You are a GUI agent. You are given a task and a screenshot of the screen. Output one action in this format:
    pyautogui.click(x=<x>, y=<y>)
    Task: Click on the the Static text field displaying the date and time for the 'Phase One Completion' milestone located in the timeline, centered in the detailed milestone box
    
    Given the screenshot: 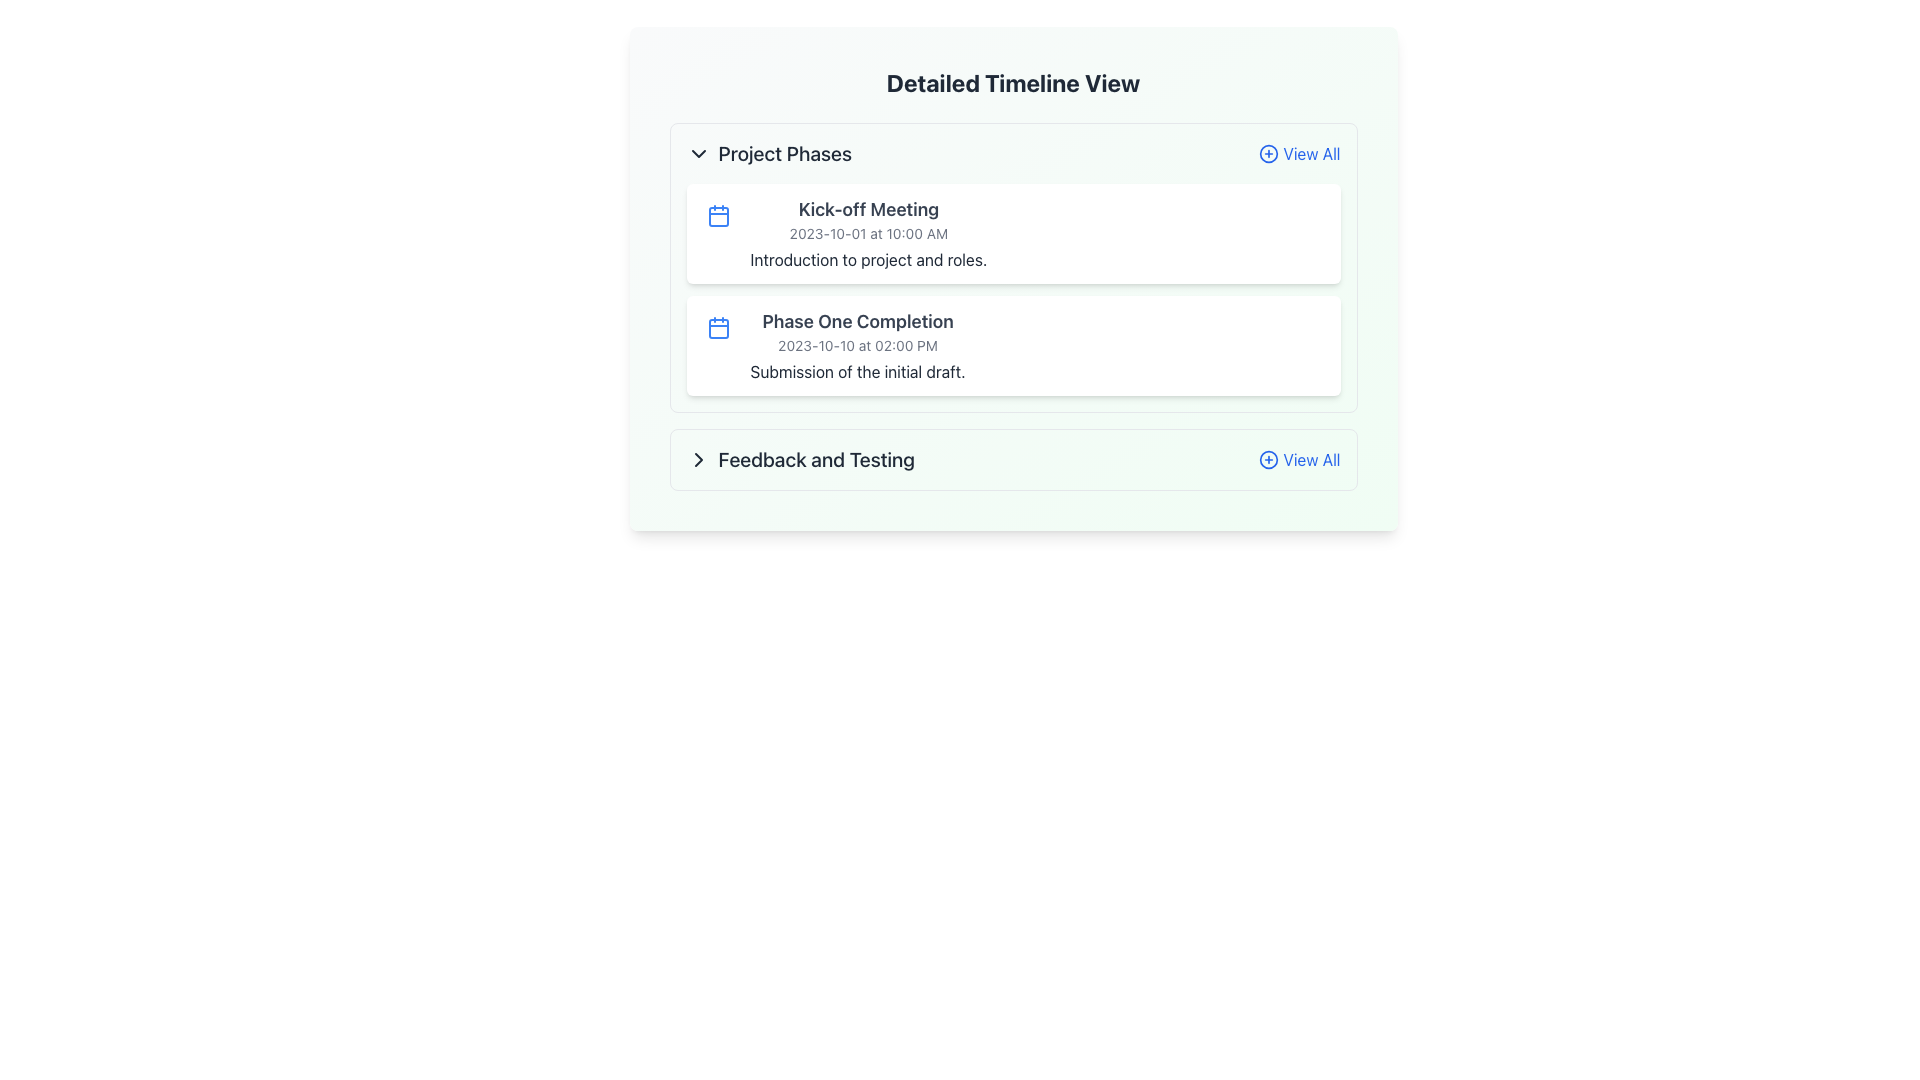 What is the action you would take?
    pyautogui.click(x=858, y=345)
    